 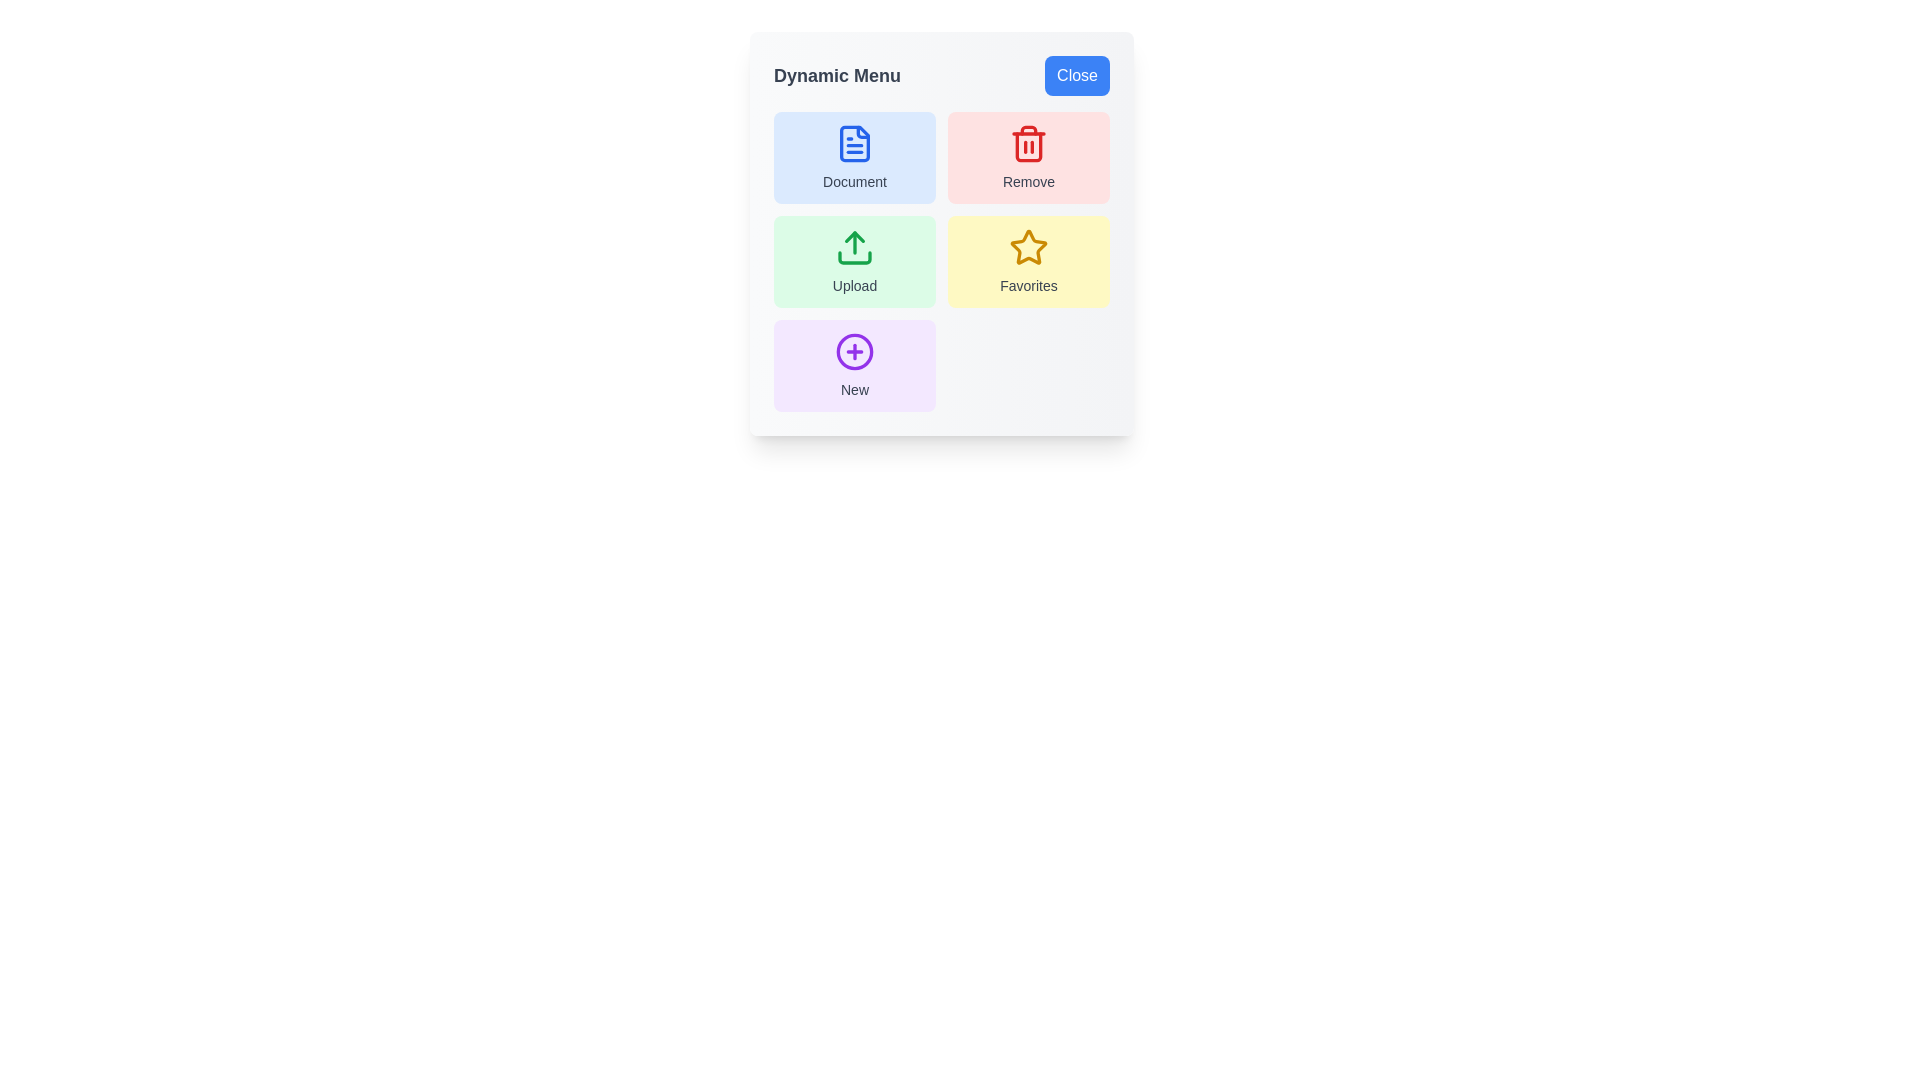 I want to click on the remove item button located in the second column of the first row of the grid layout to observe any animations or tooltips that may appear, so click(x=1028, y=157).